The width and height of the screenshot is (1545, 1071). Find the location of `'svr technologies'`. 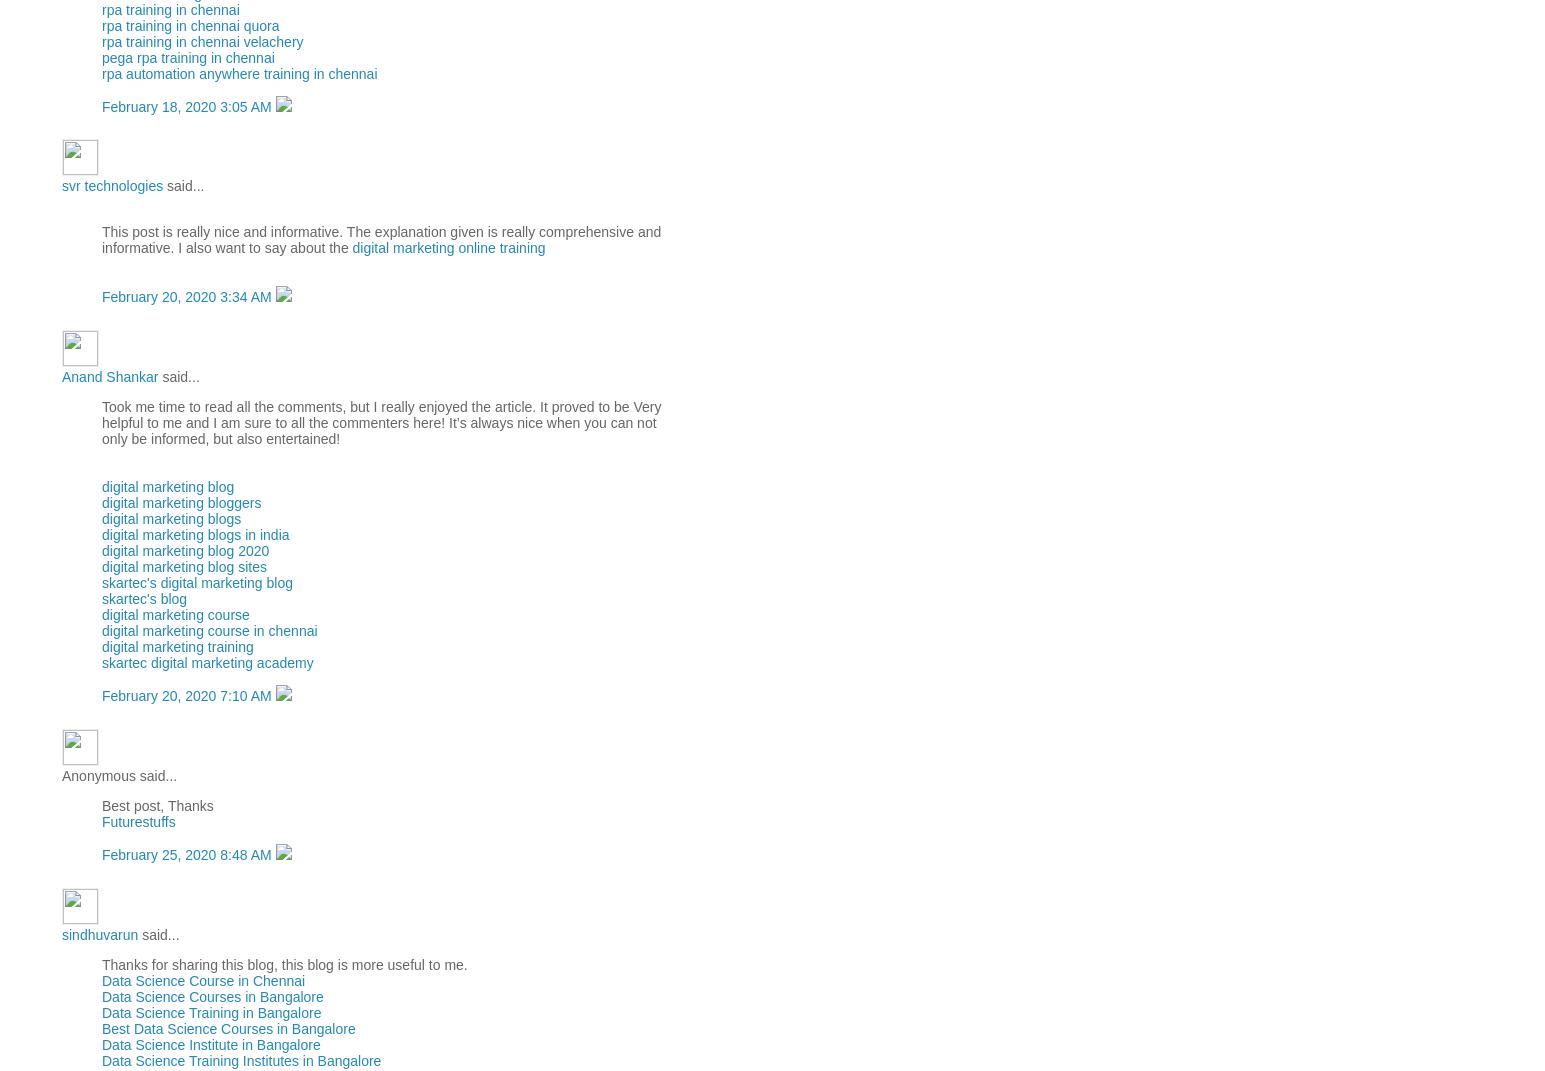

'svr technologies' is located at coordinates (111, 185).